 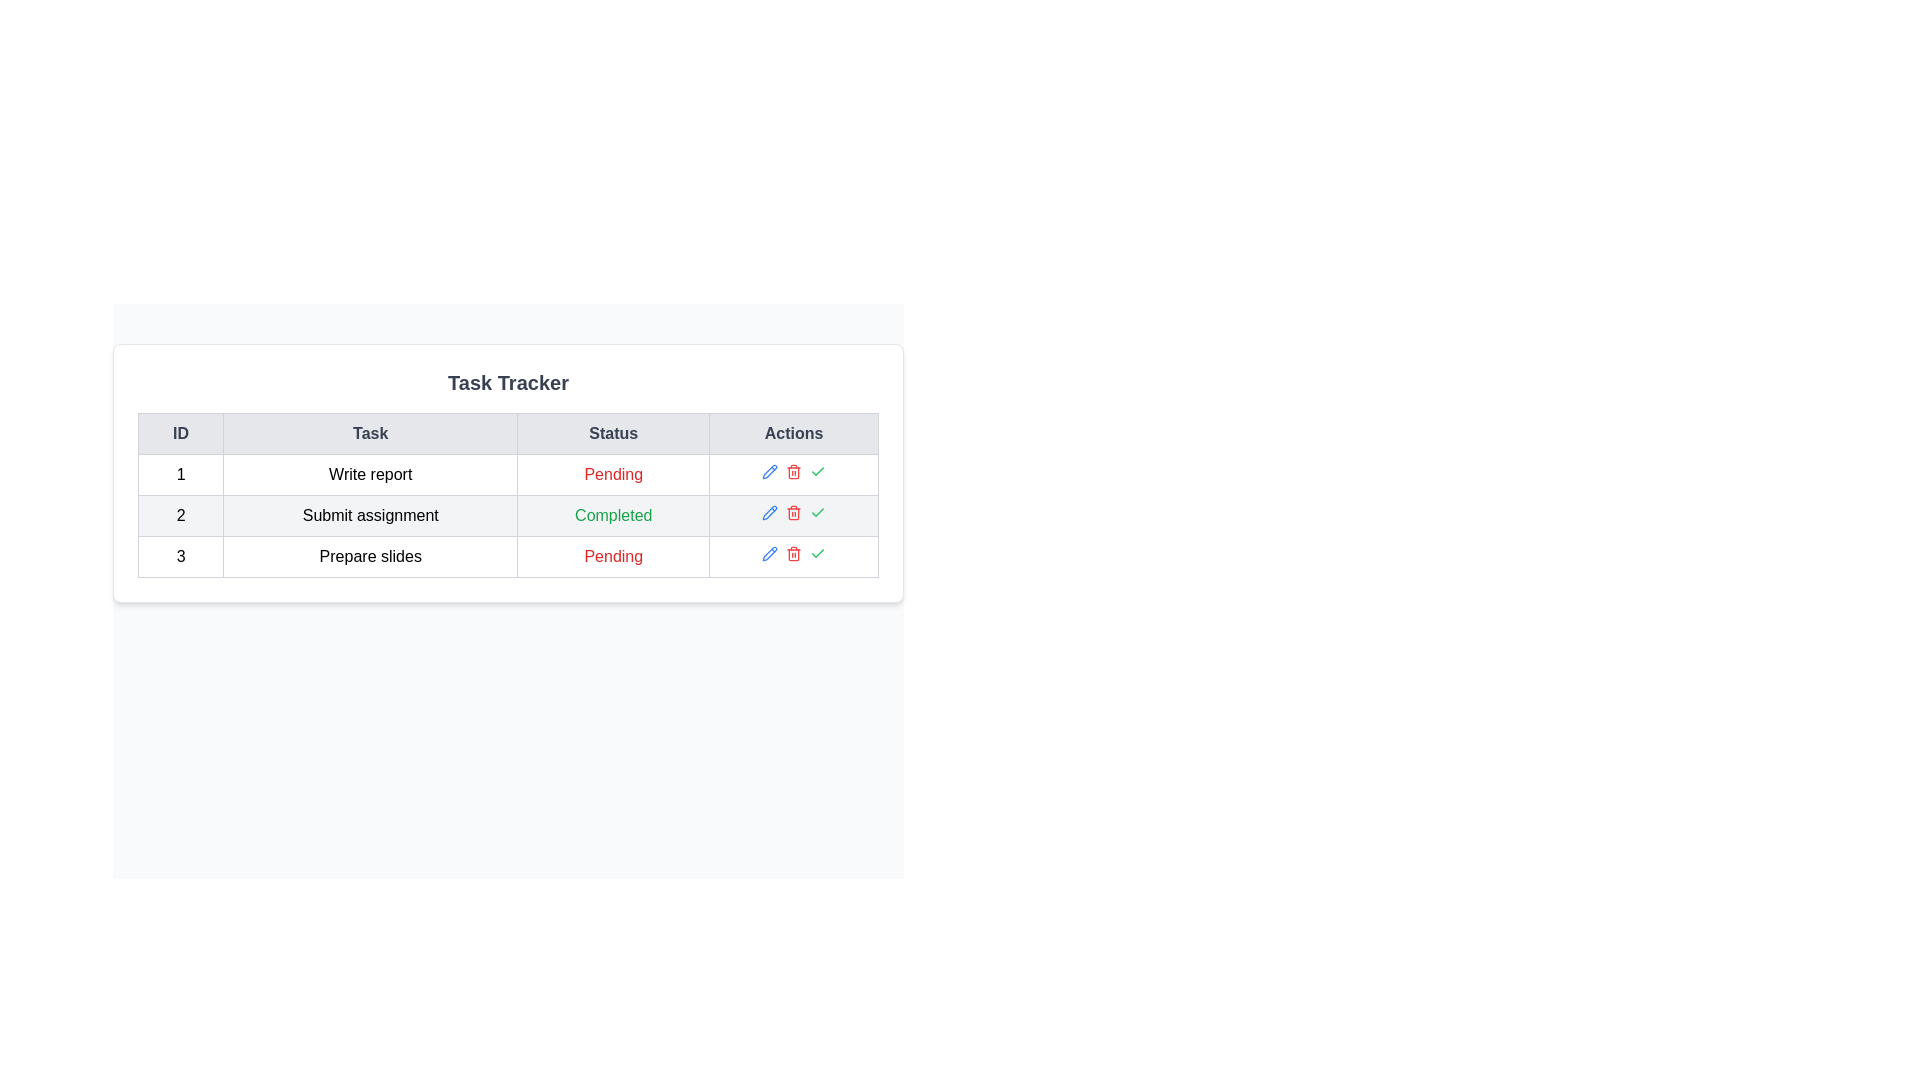 I want to click on the check icon for task with ID 3 to mark it as completed, so click(x=818, y=554).